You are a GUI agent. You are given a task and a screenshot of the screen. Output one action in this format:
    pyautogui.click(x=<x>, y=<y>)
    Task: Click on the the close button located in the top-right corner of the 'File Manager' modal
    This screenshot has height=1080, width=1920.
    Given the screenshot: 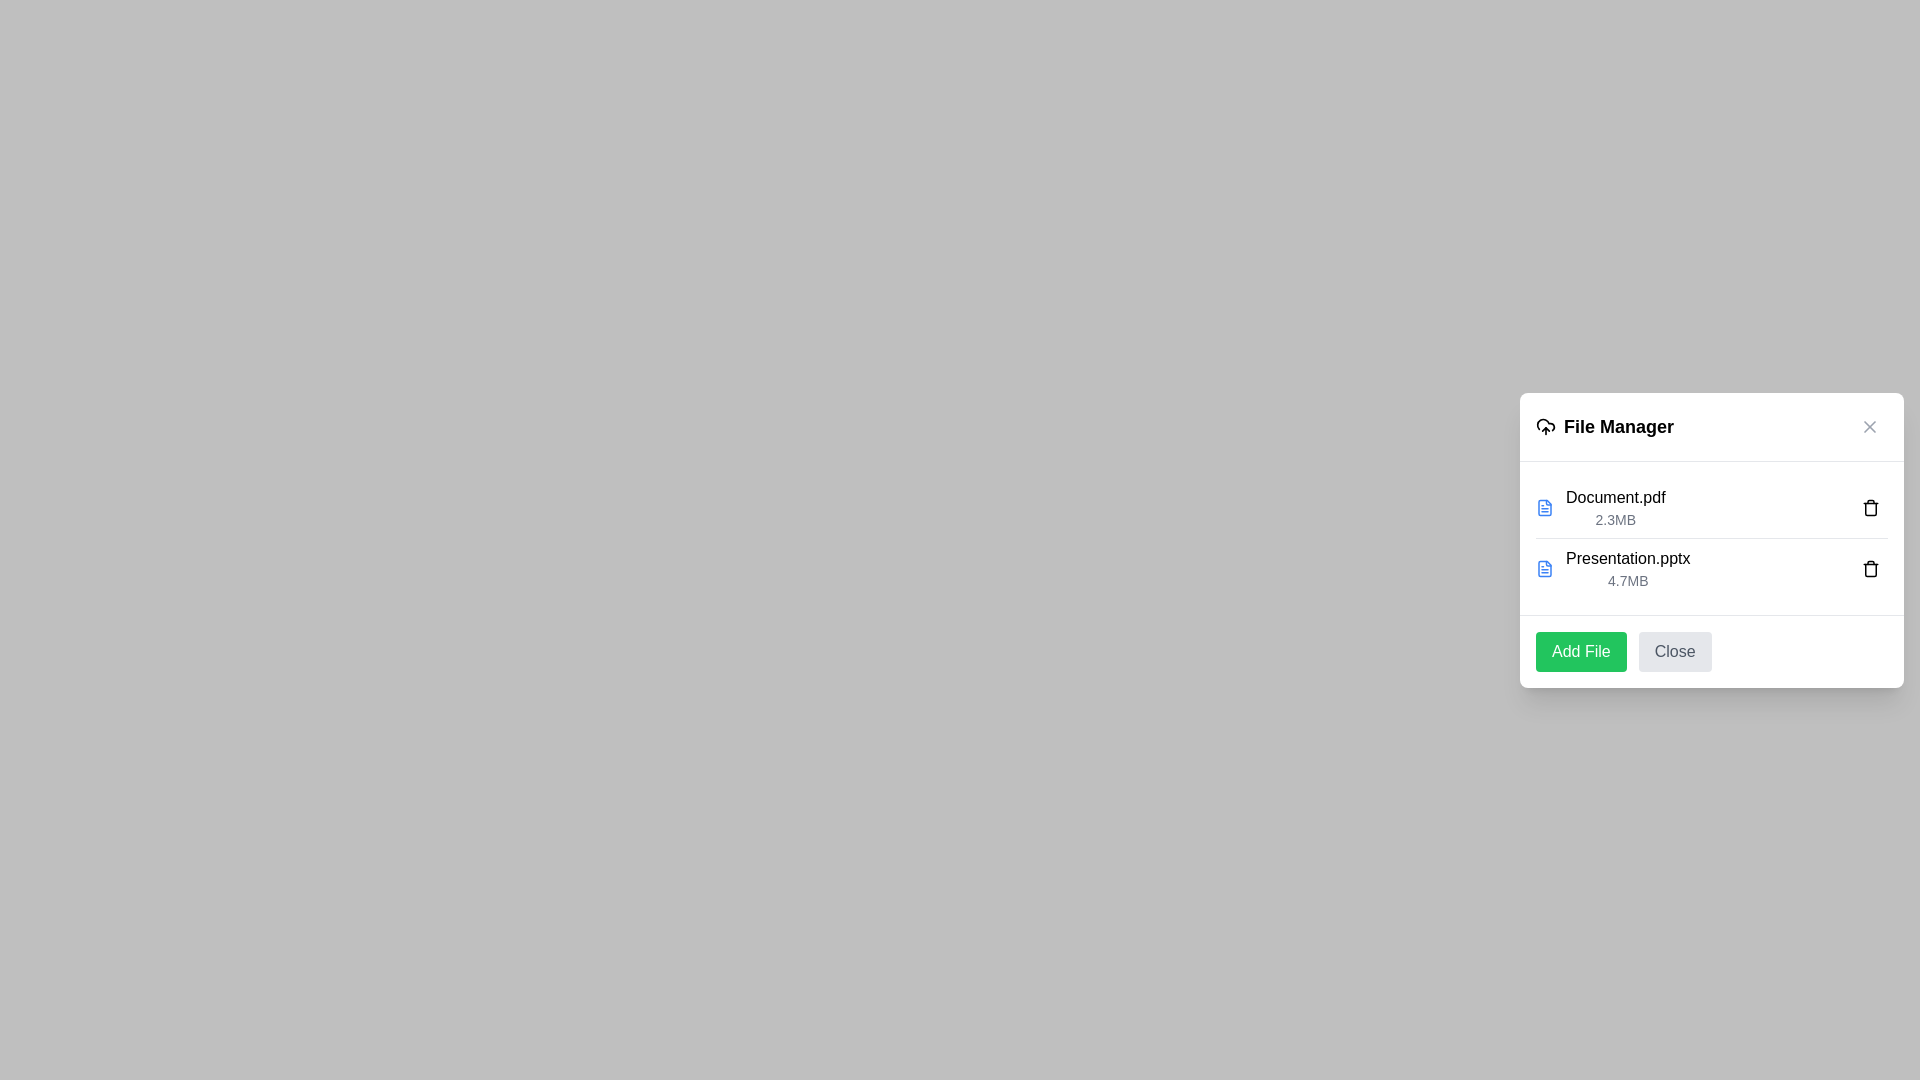 What is the action you would take?
    pyautogui.click(x=1869, y=424)
    